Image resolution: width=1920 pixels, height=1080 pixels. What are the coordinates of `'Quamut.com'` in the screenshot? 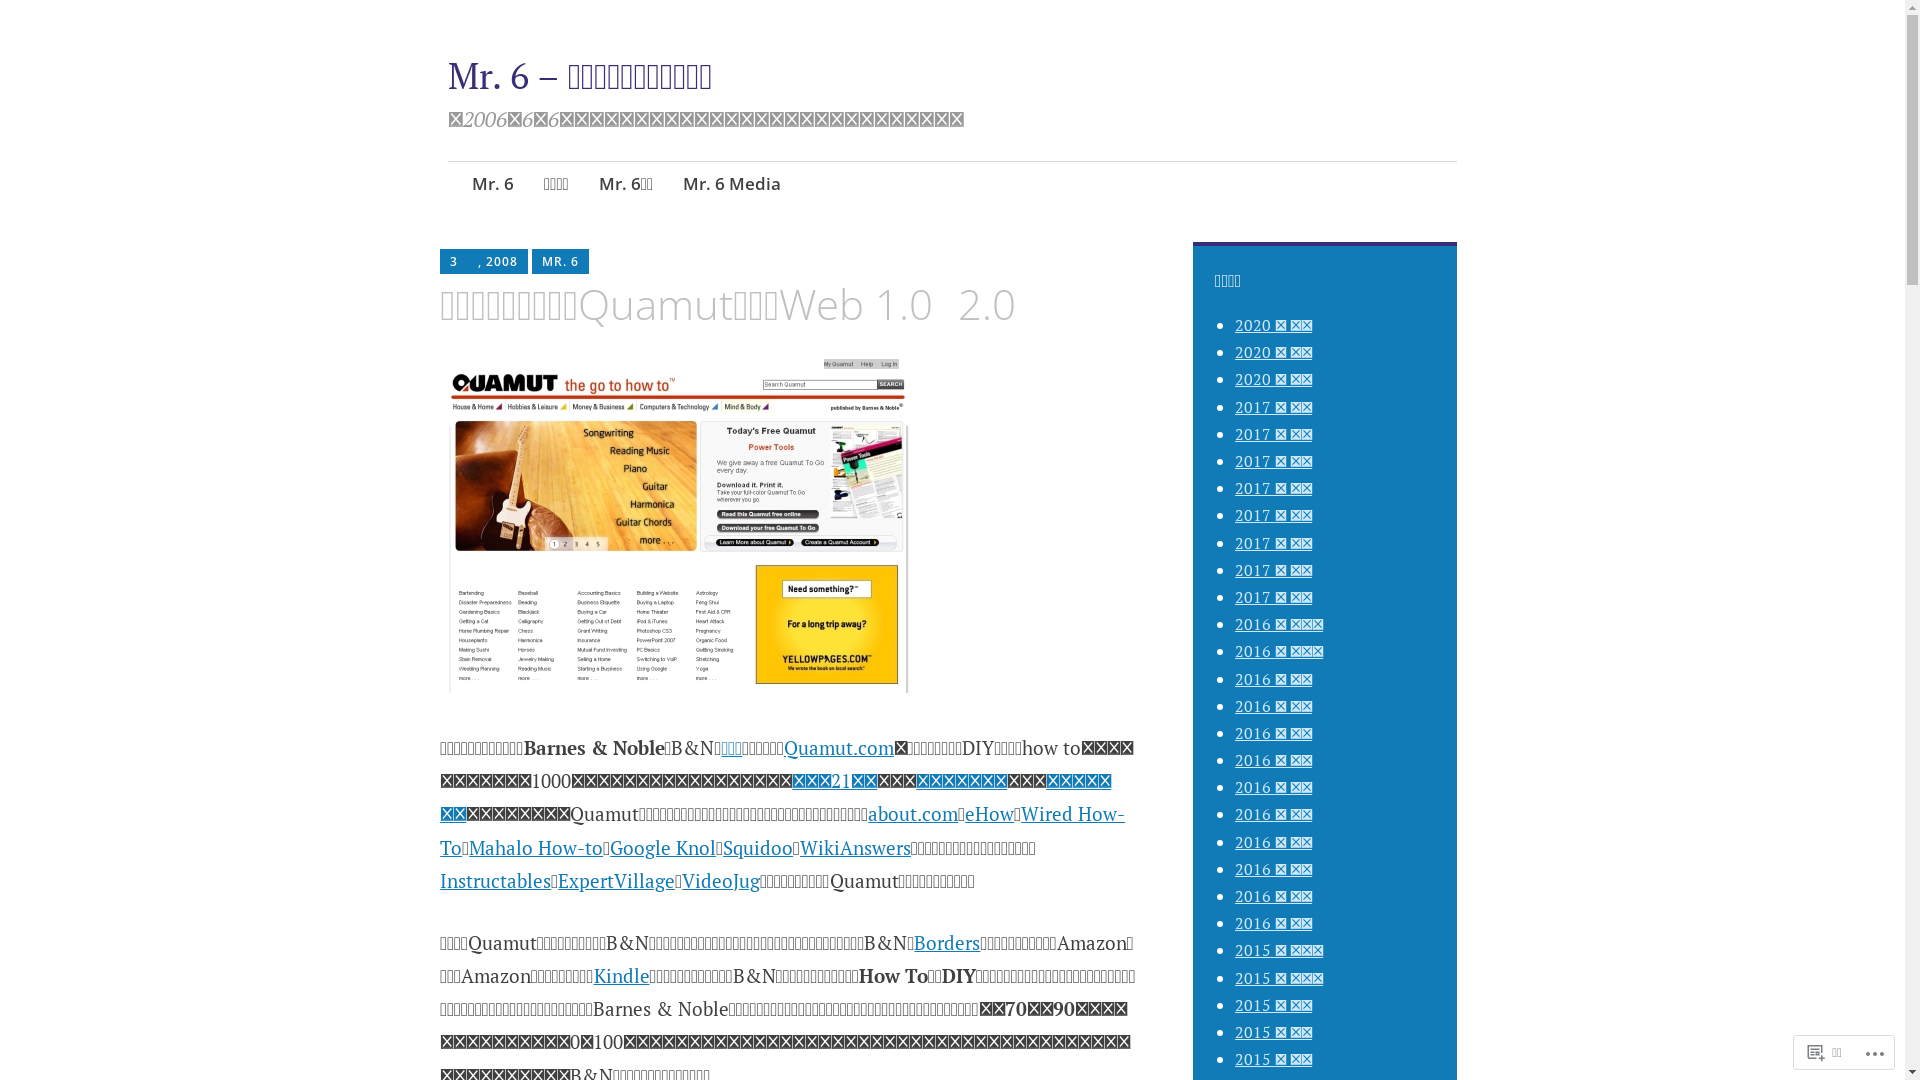 It's located at (839, 747).